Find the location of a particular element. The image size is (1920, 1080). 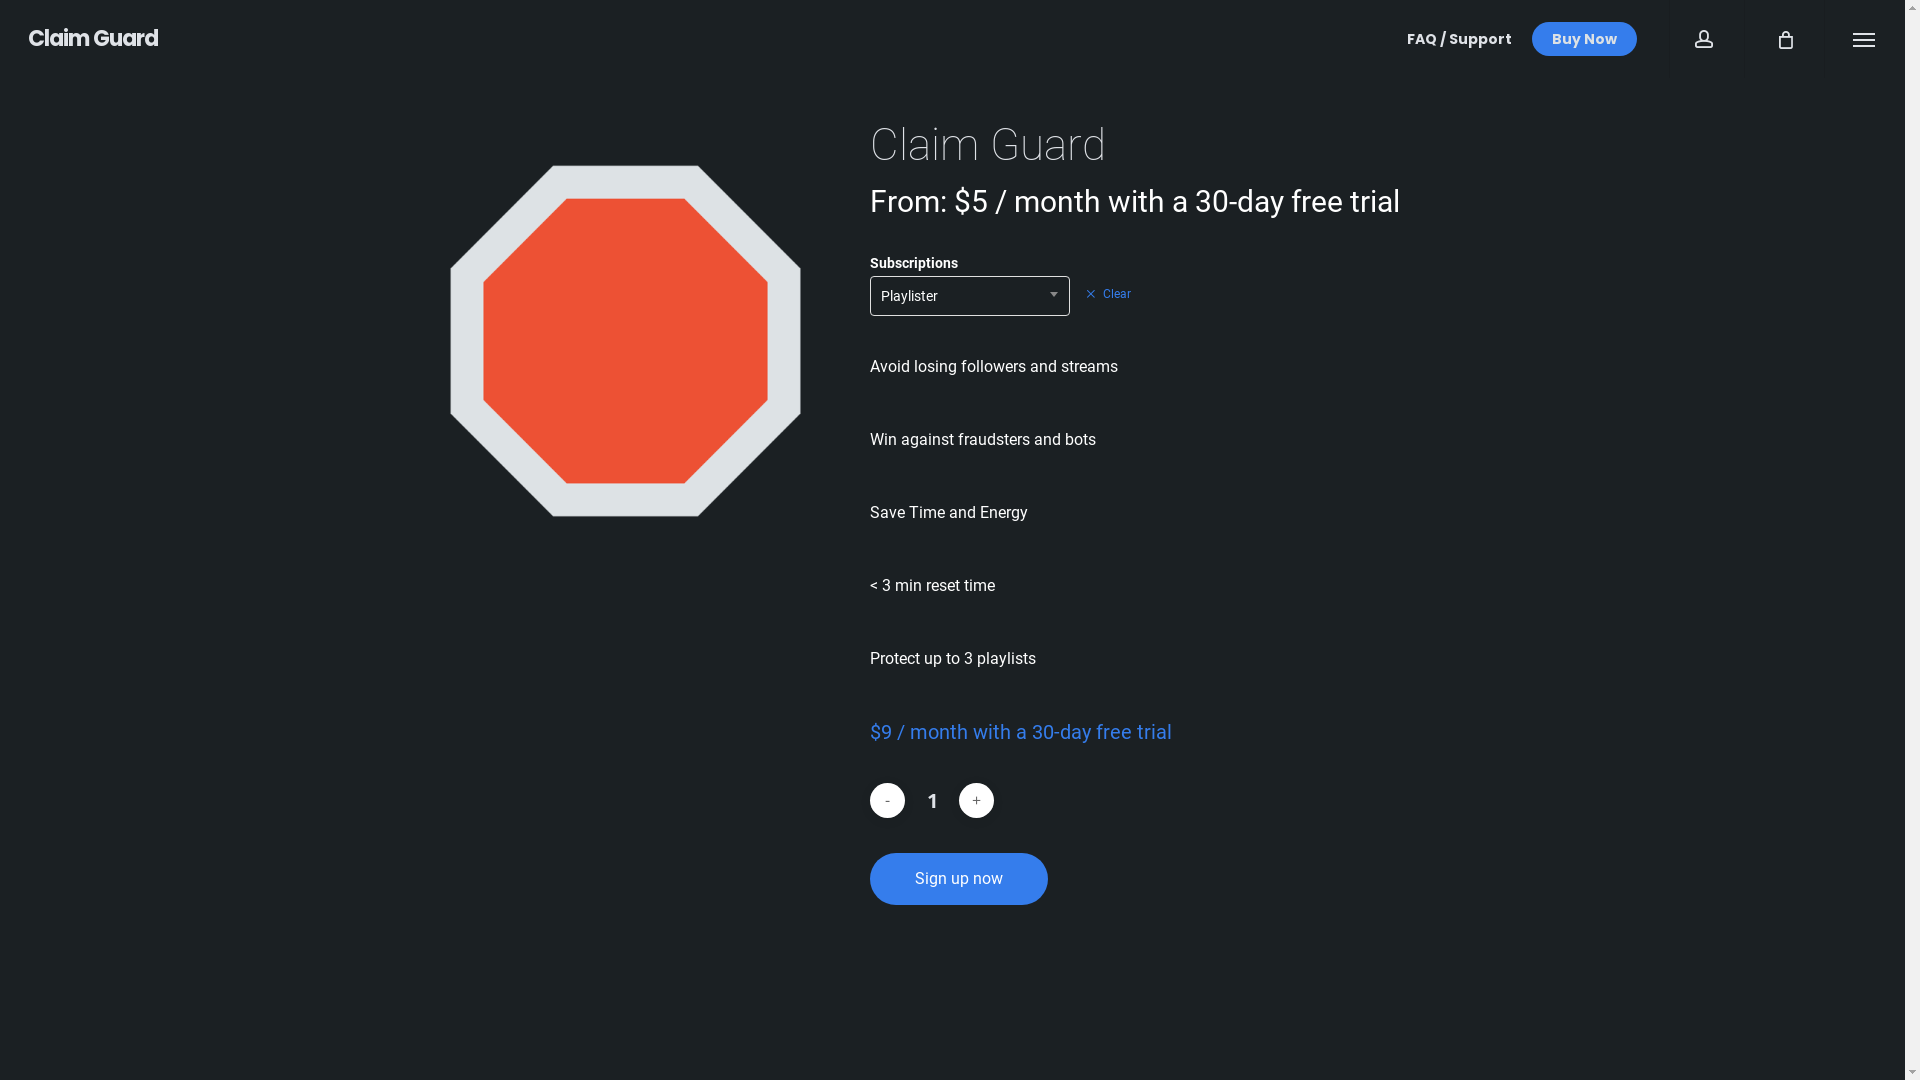

'account' is located at coordinates (1669, 38).